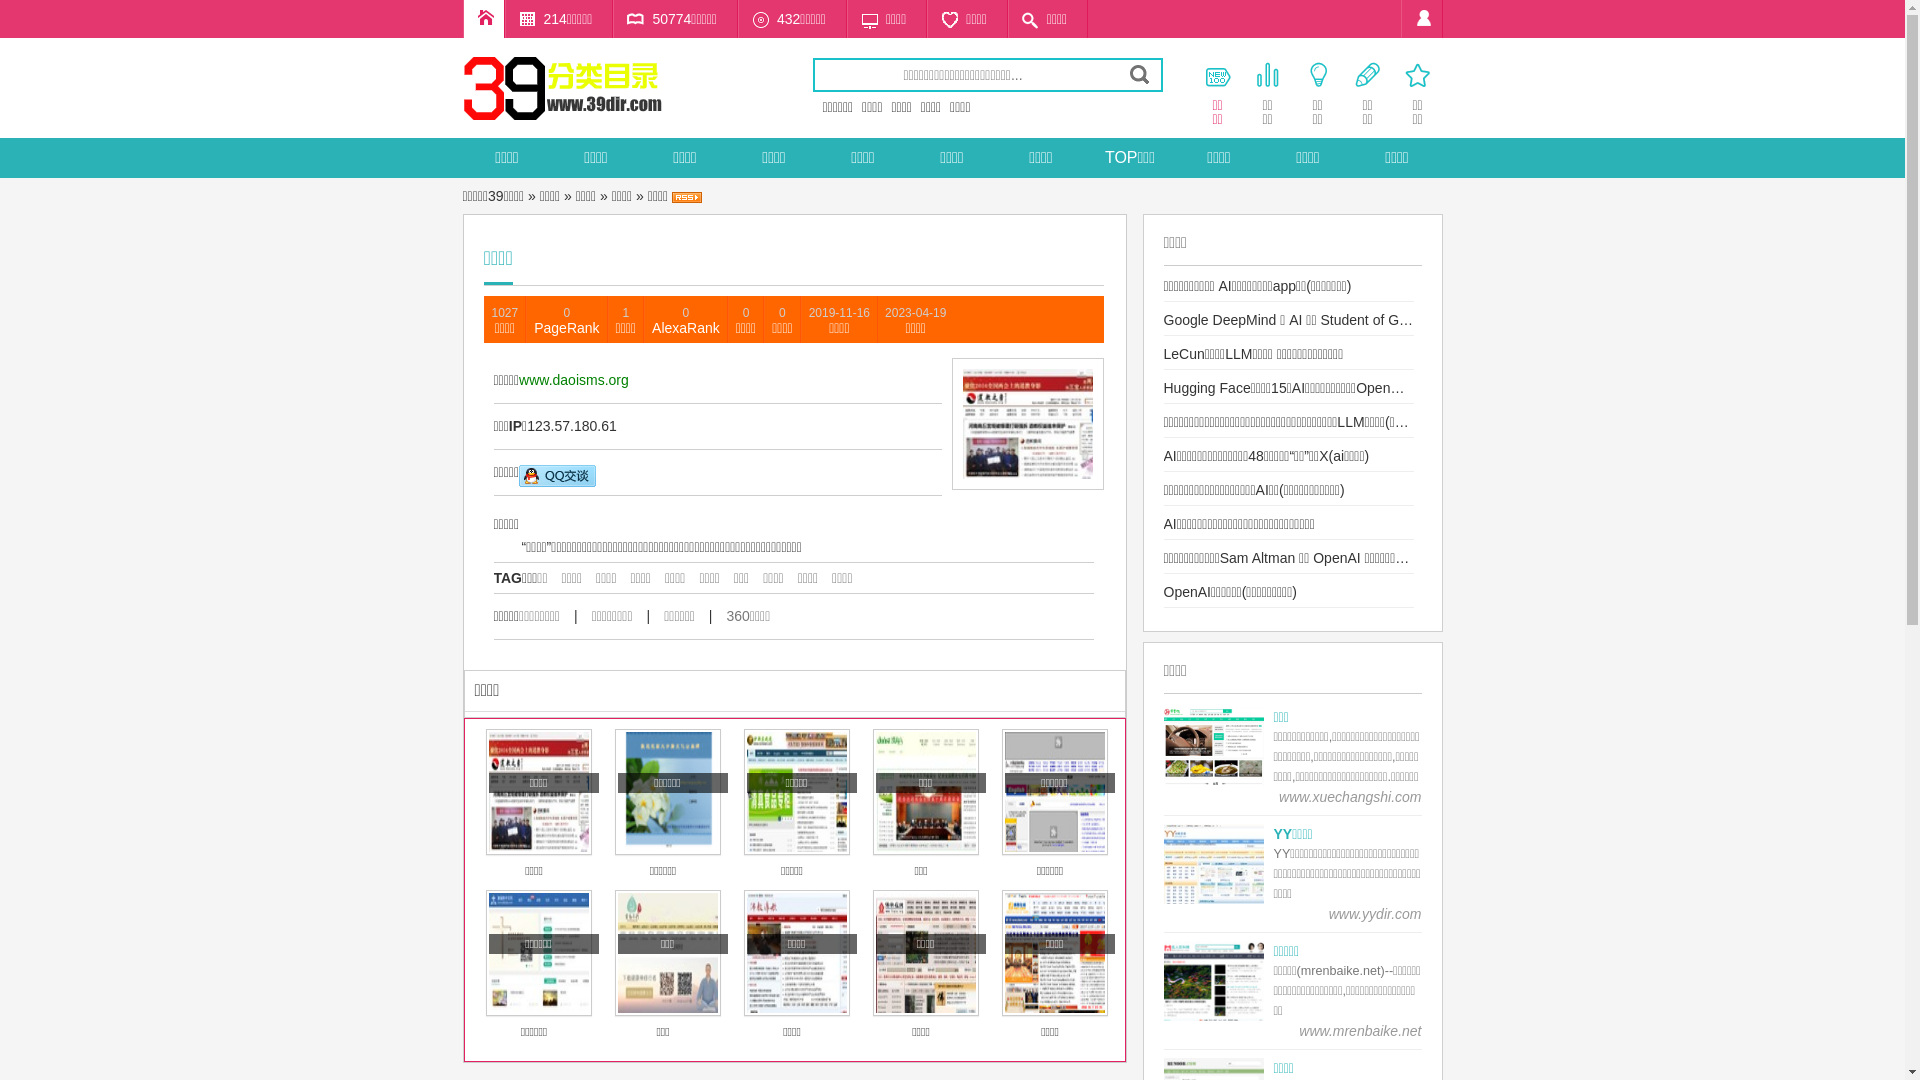 This screenshot has width=1920, height=1080. I want to click on 'www.mrenbaike.net', so click(1359, 1030).